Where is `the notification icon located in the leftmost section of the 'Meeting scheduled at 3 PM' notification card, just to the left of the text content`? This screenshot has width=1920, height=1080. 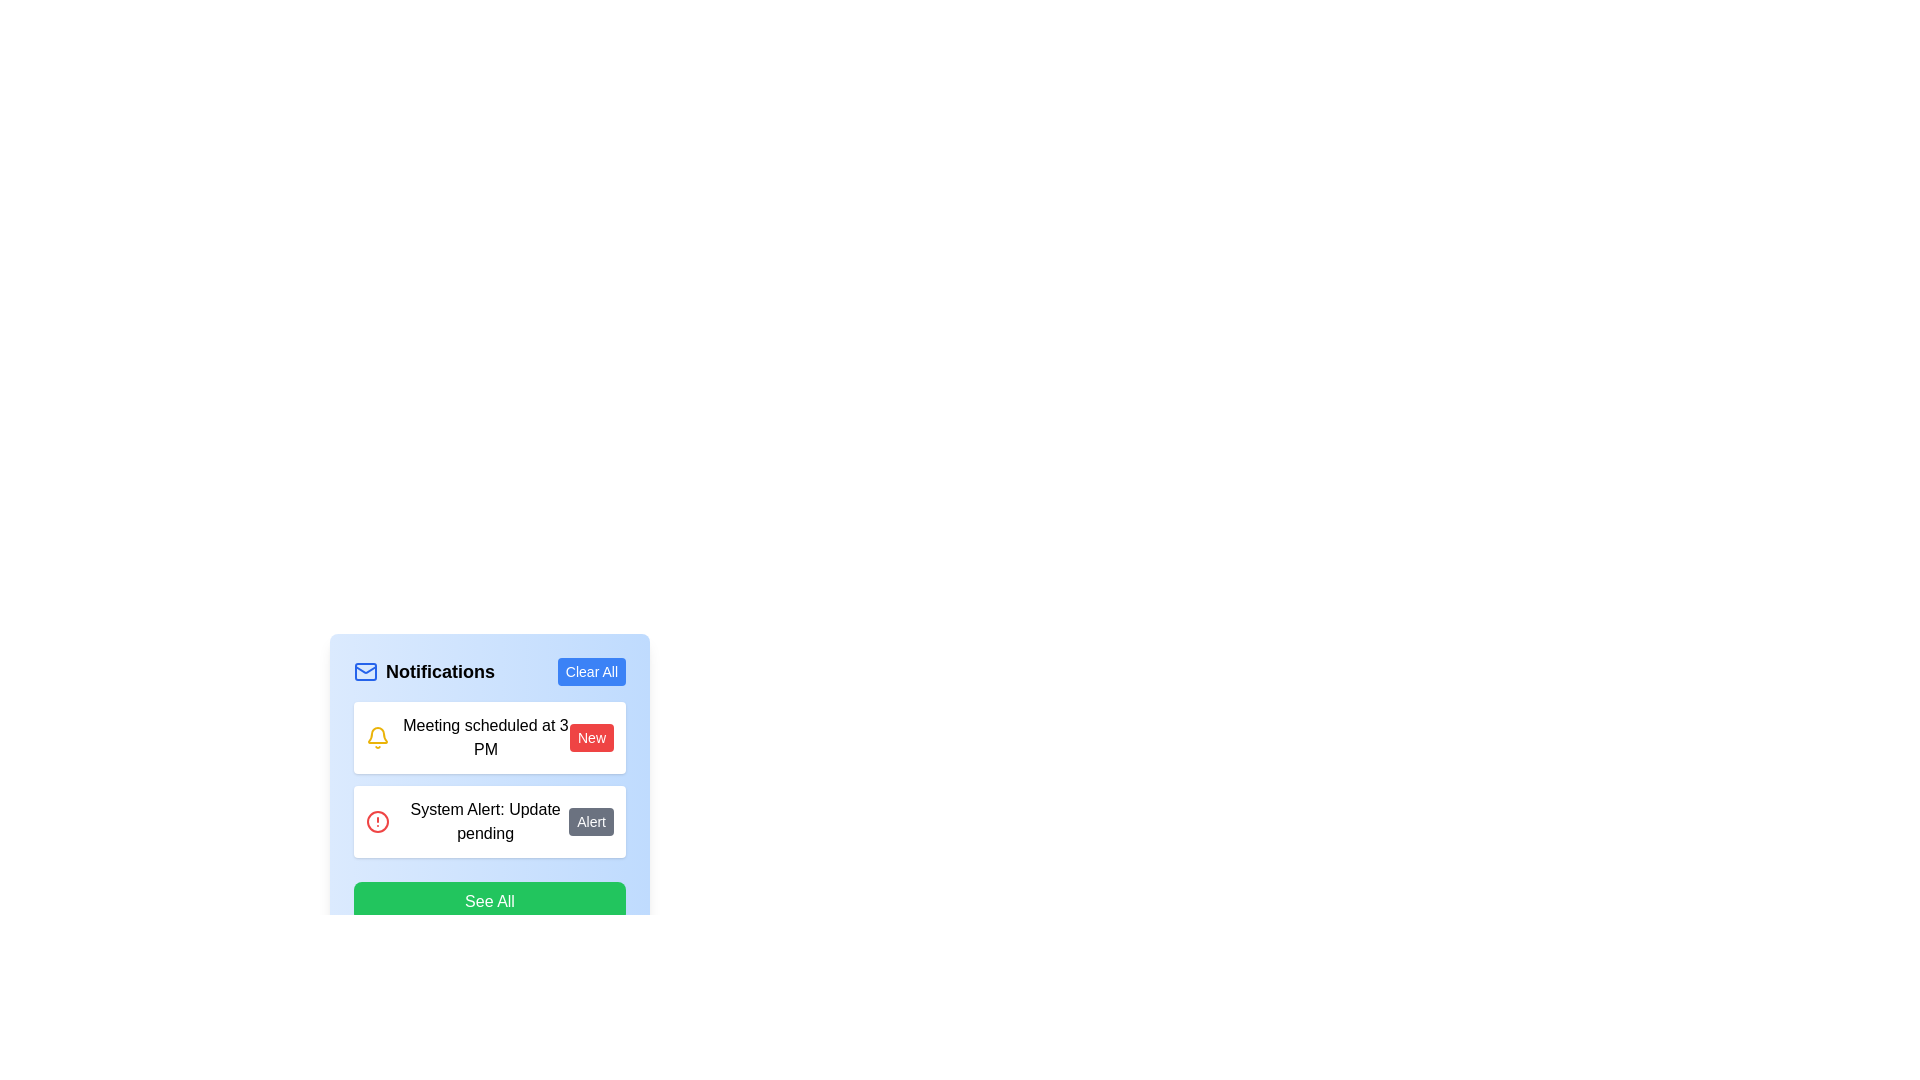
the notification icon located in the leftmost section of the 'Meeting scheduled at 3 PM' notification card, just to the left of the text content is located at coordinates (378, 737).